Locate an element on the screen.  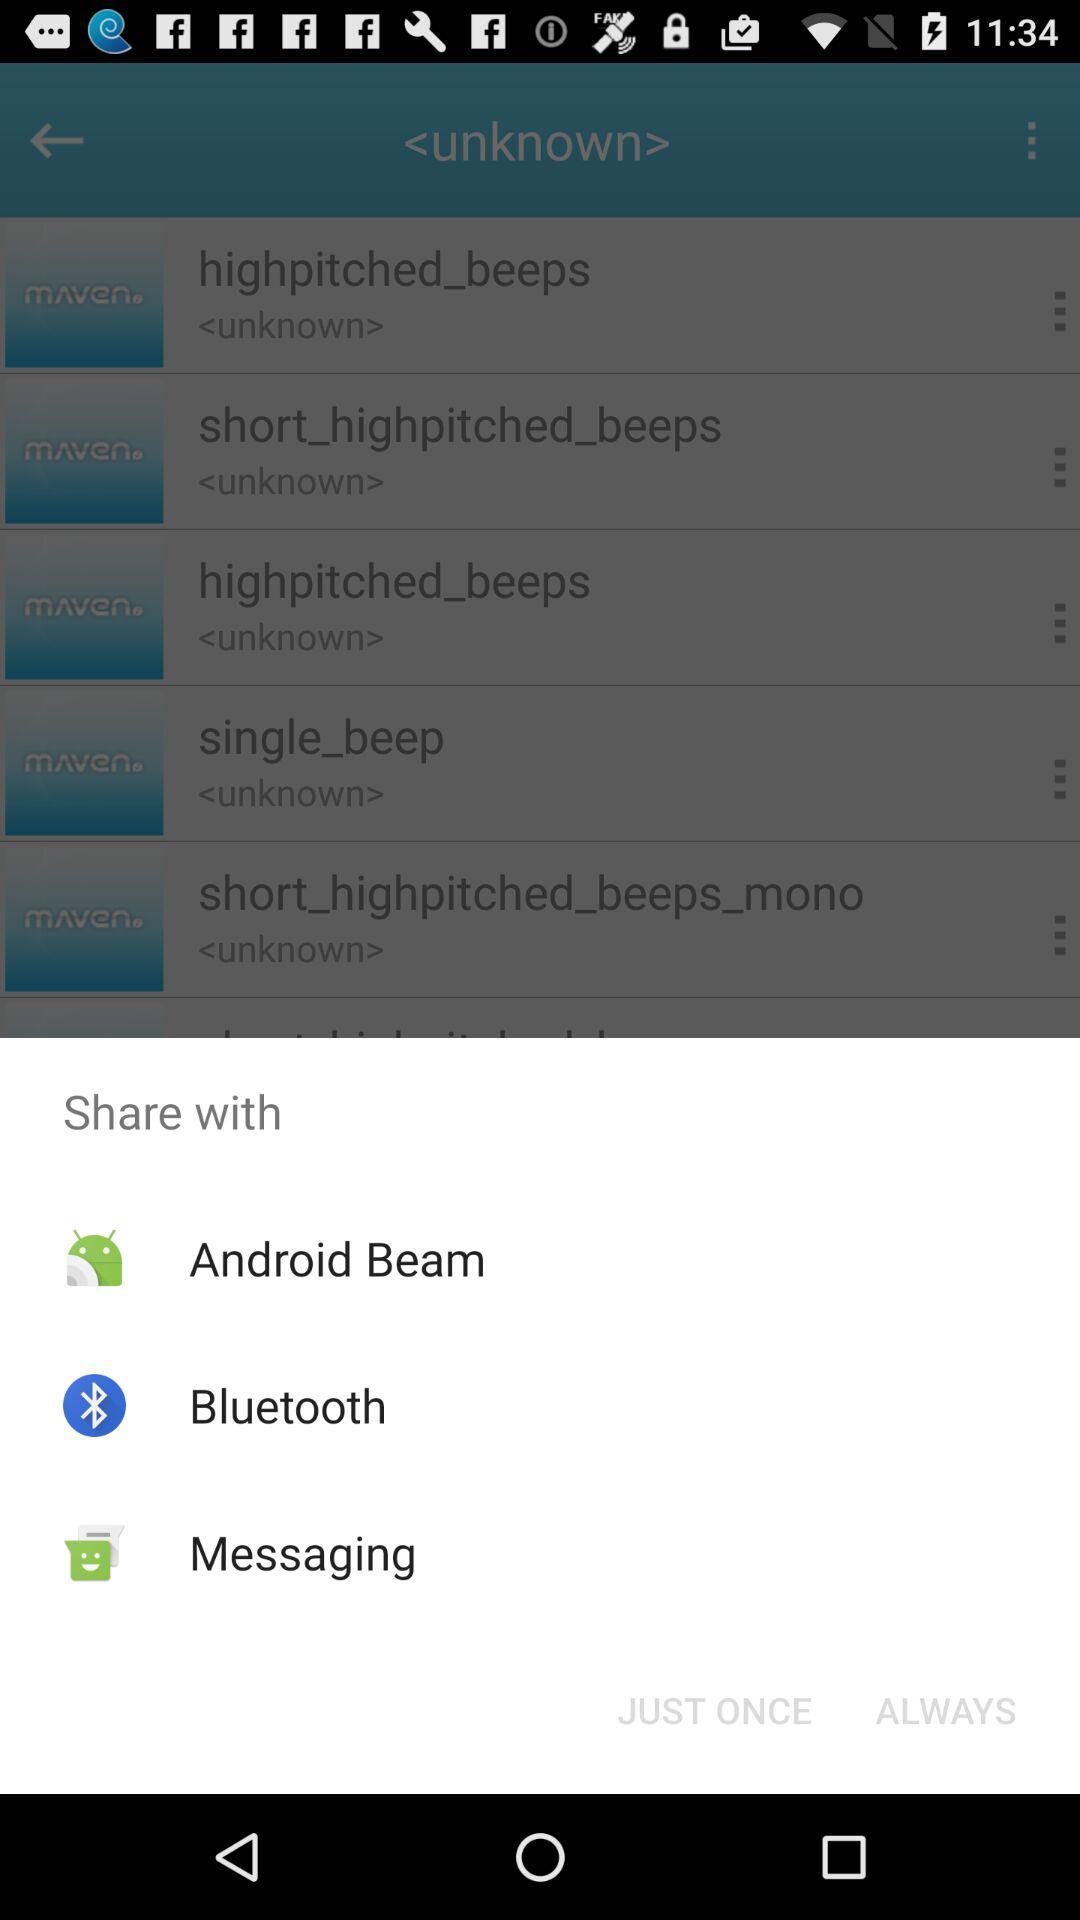
item below share with icon is located at coordinates (945, 1708).